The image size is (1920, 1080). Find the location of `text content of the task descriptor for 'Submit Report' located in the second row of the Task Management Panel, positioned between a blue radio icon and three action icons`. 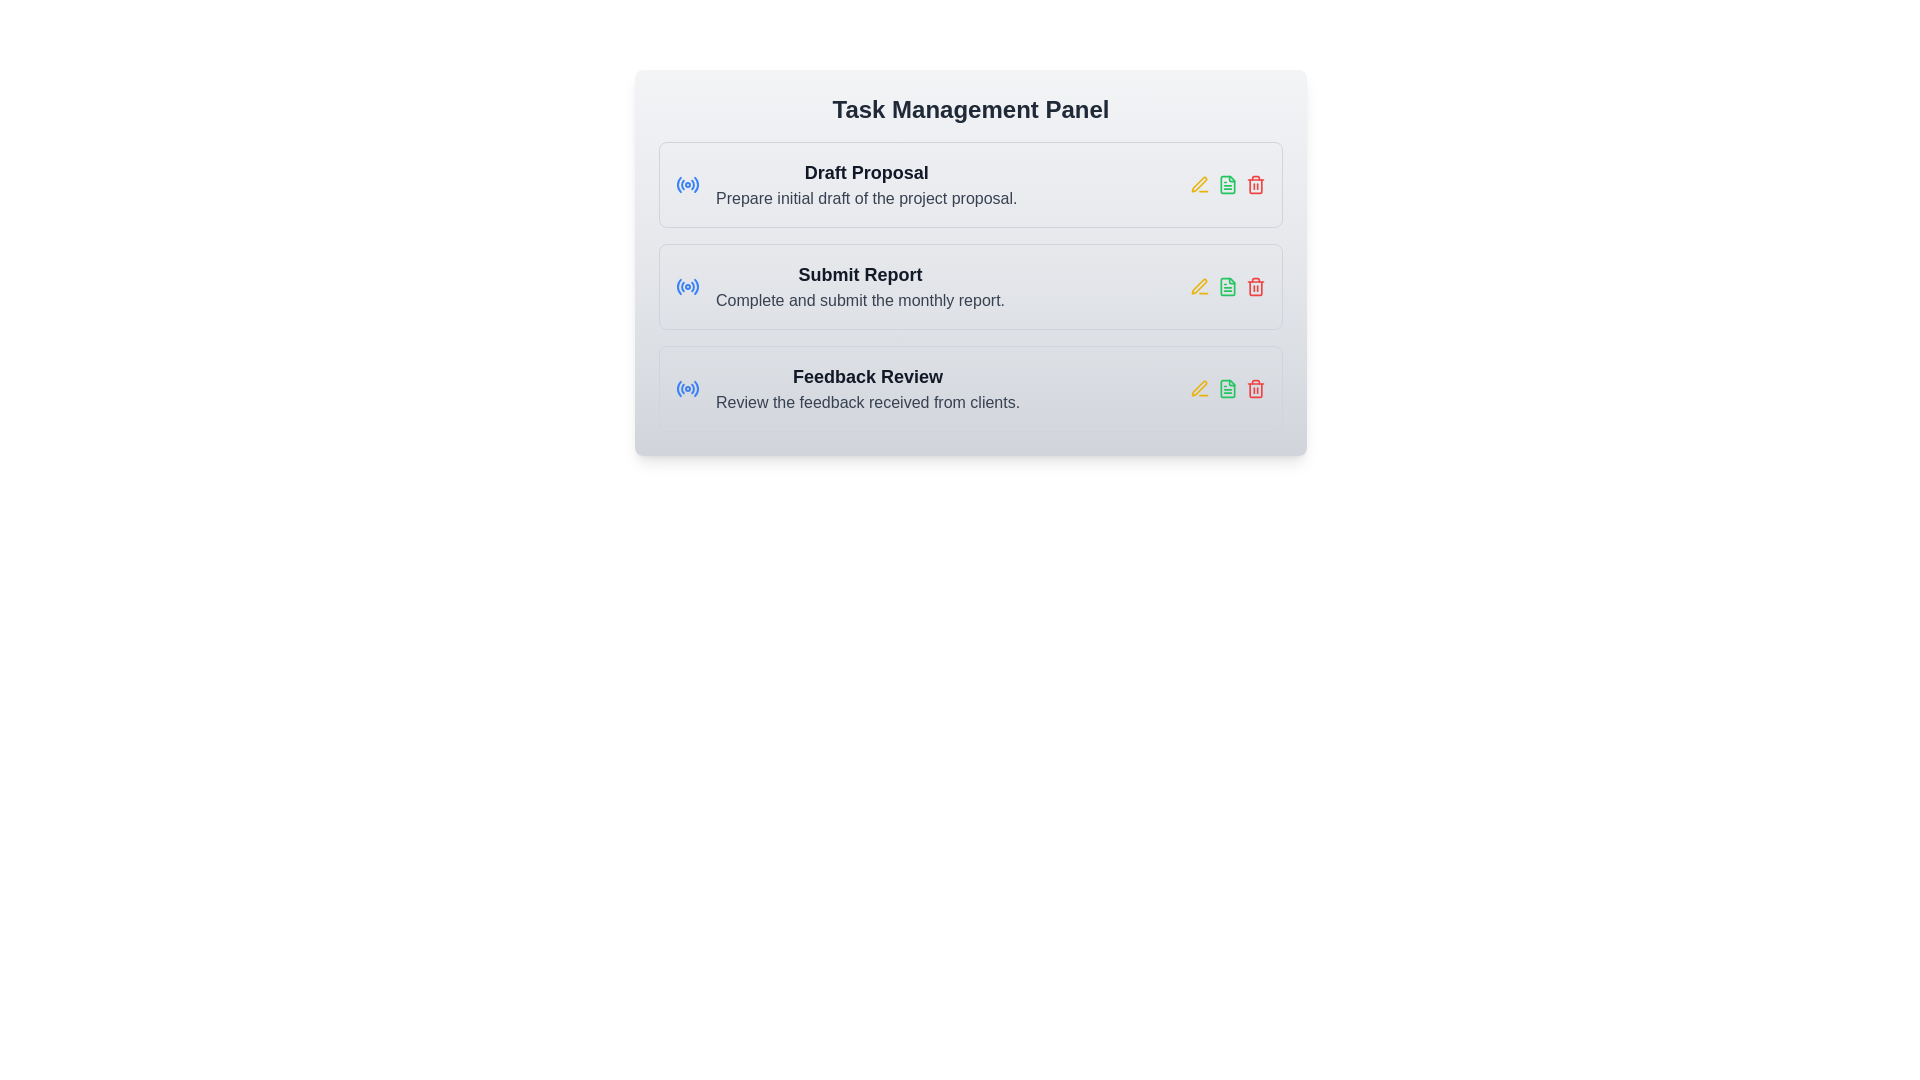

text content of the task descriptor for 'Submit Report' located in the second row of the Task Management Panel, positioned between a blue radio icon and three action icons is located at coordinates (840, 286).